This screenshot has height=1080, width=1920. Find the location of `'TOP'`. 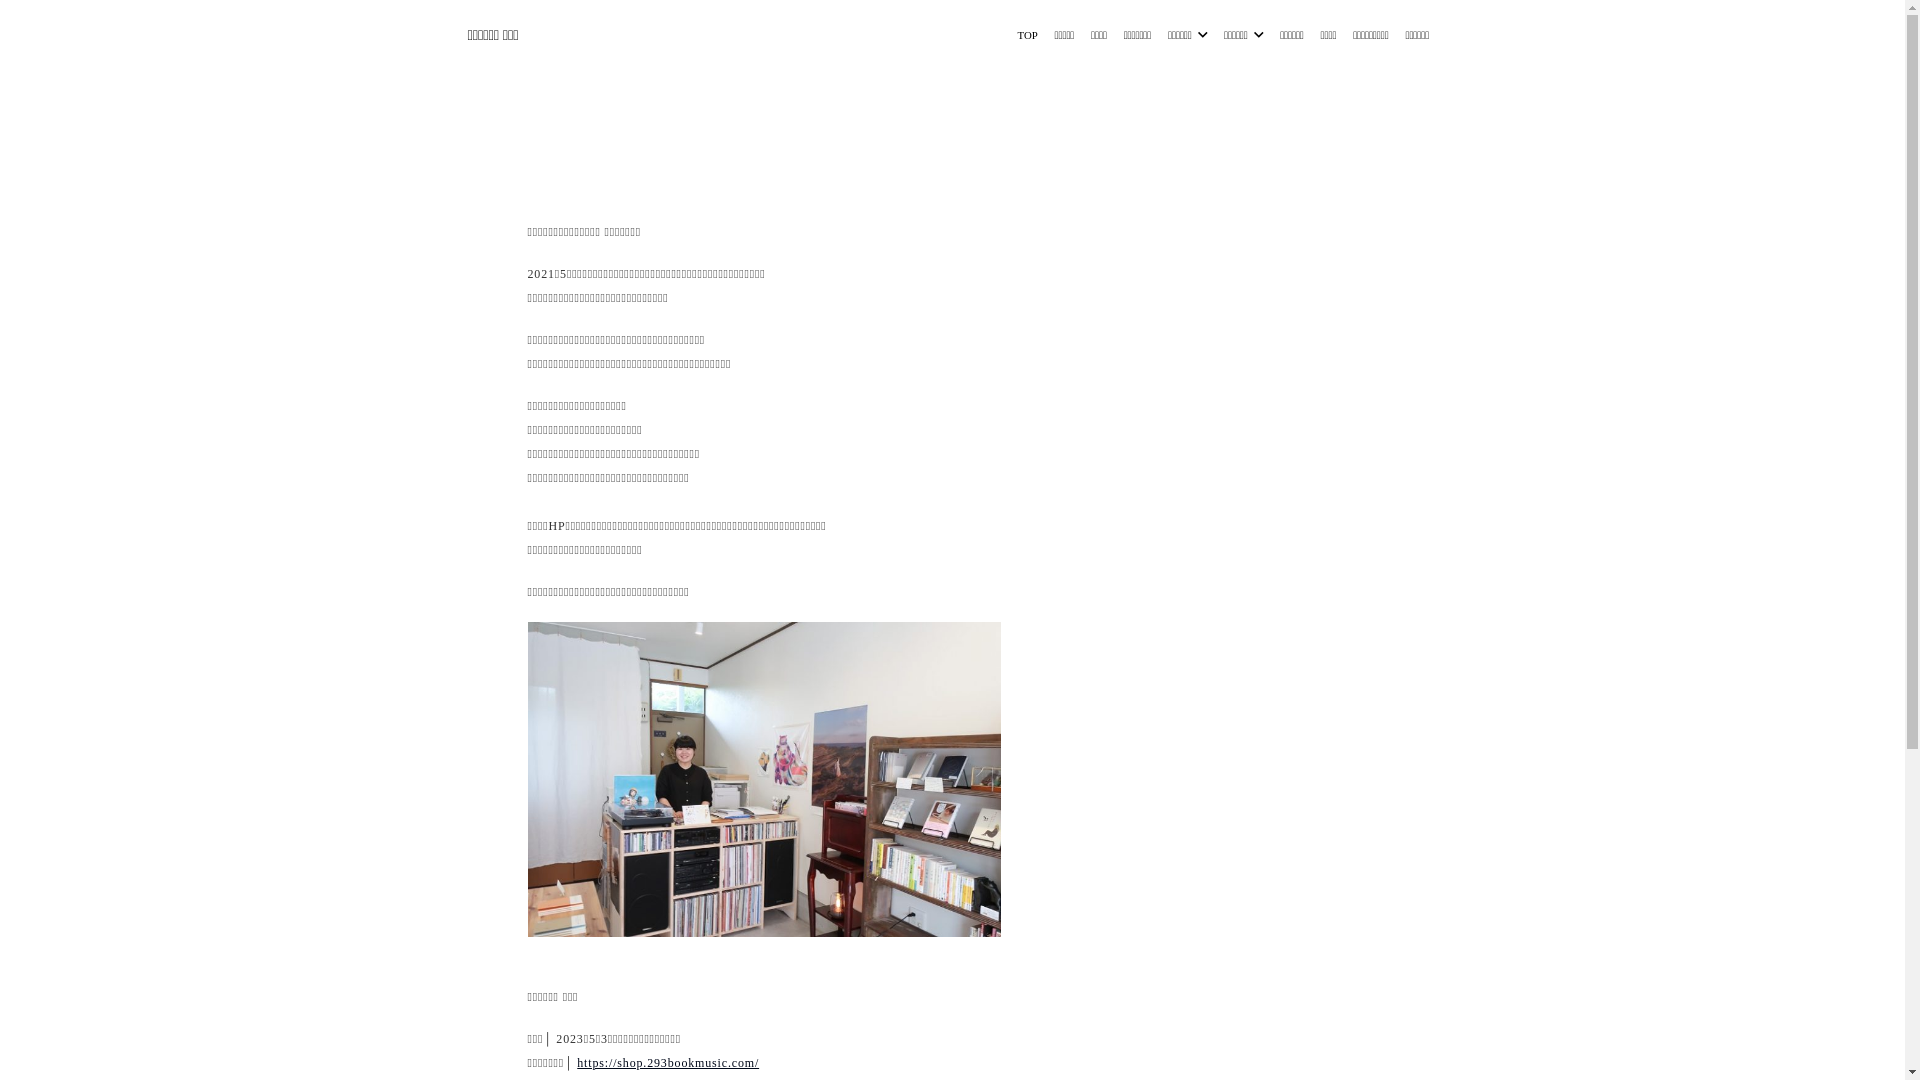

'TOP' is located at coordinates (1027, 34).